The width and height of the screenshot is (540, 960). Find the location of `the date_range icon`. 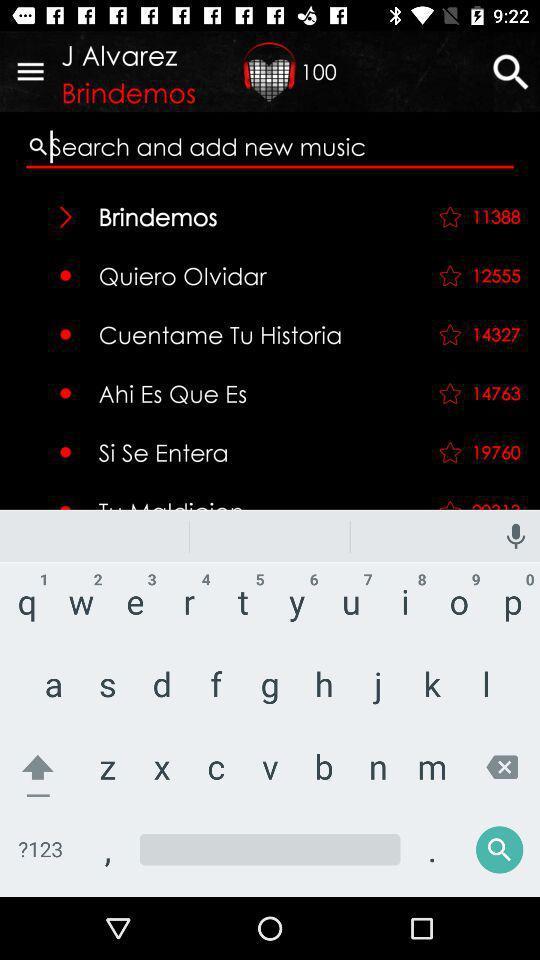

the date_range icon is located at coordinates (270, 71).